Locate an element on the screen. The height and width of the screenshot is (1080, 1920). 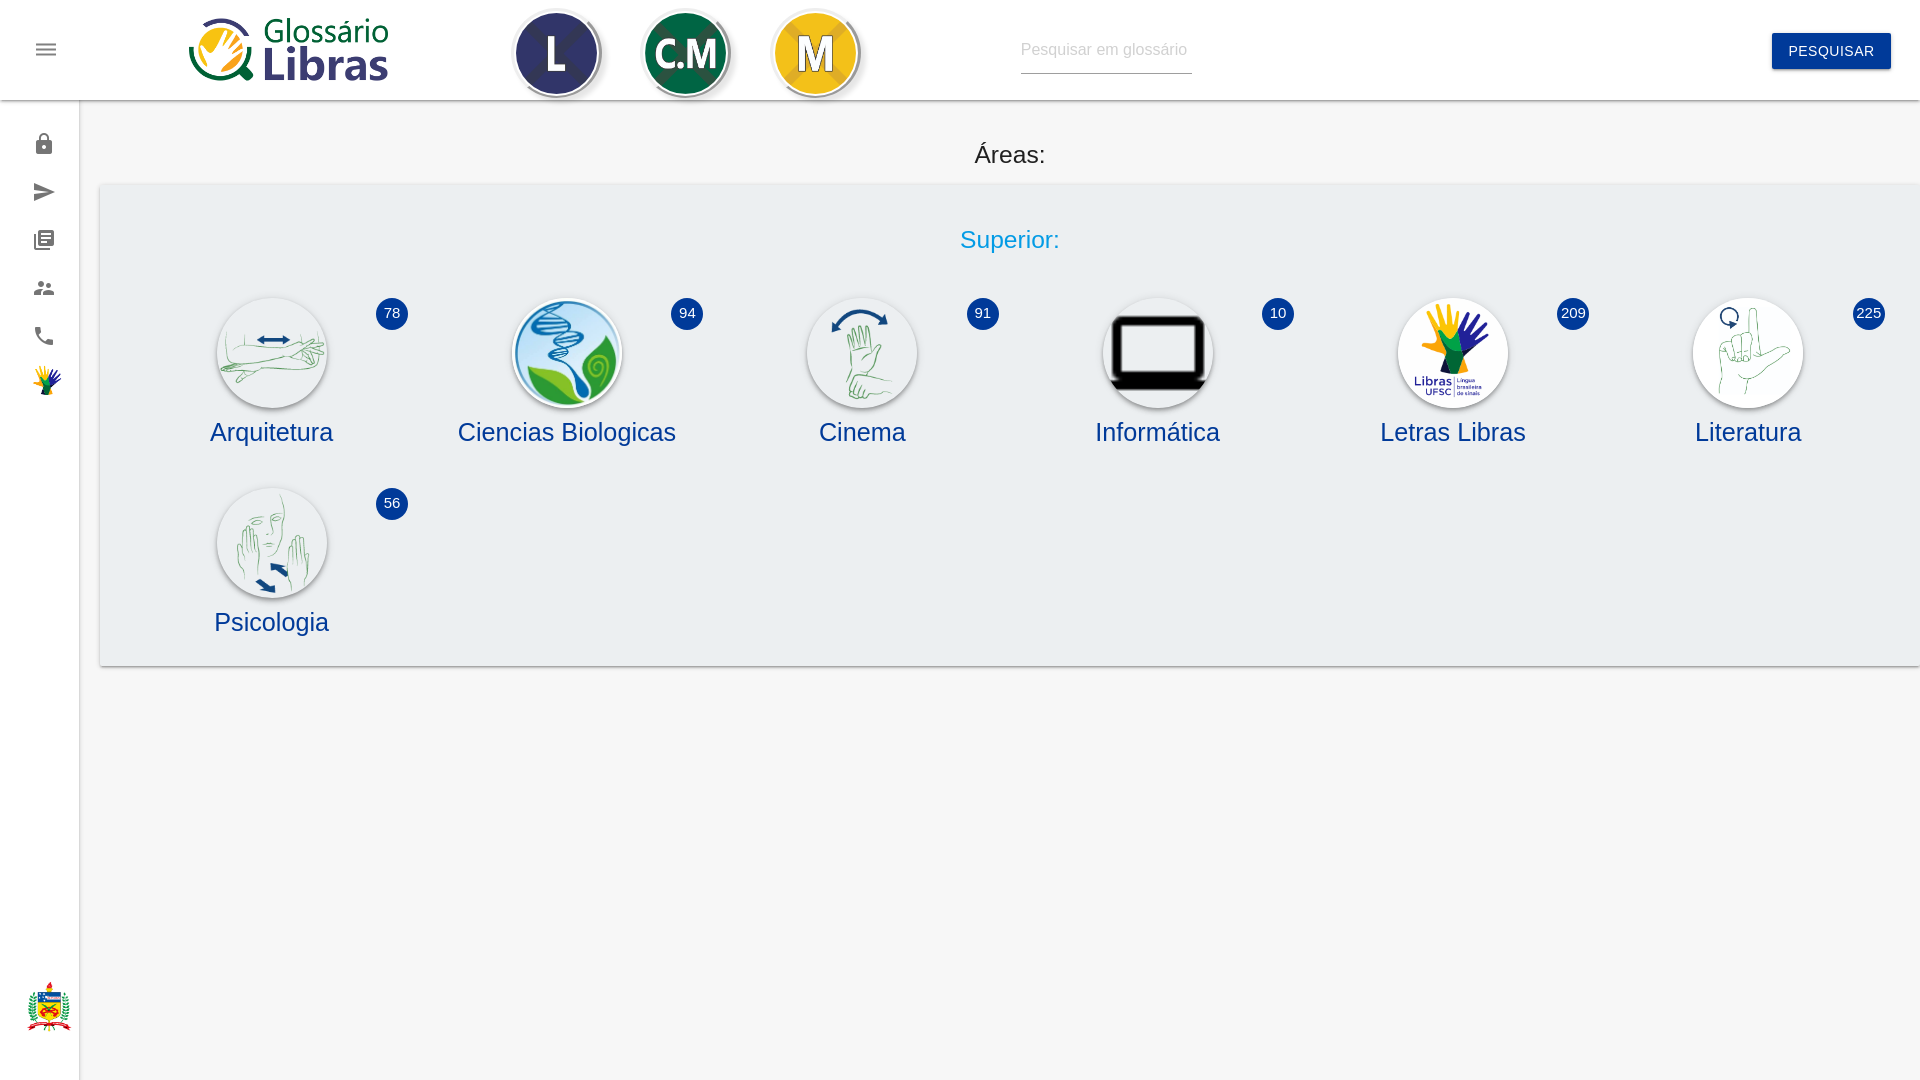
'supervisor_account is located at coordinates (39, 288).